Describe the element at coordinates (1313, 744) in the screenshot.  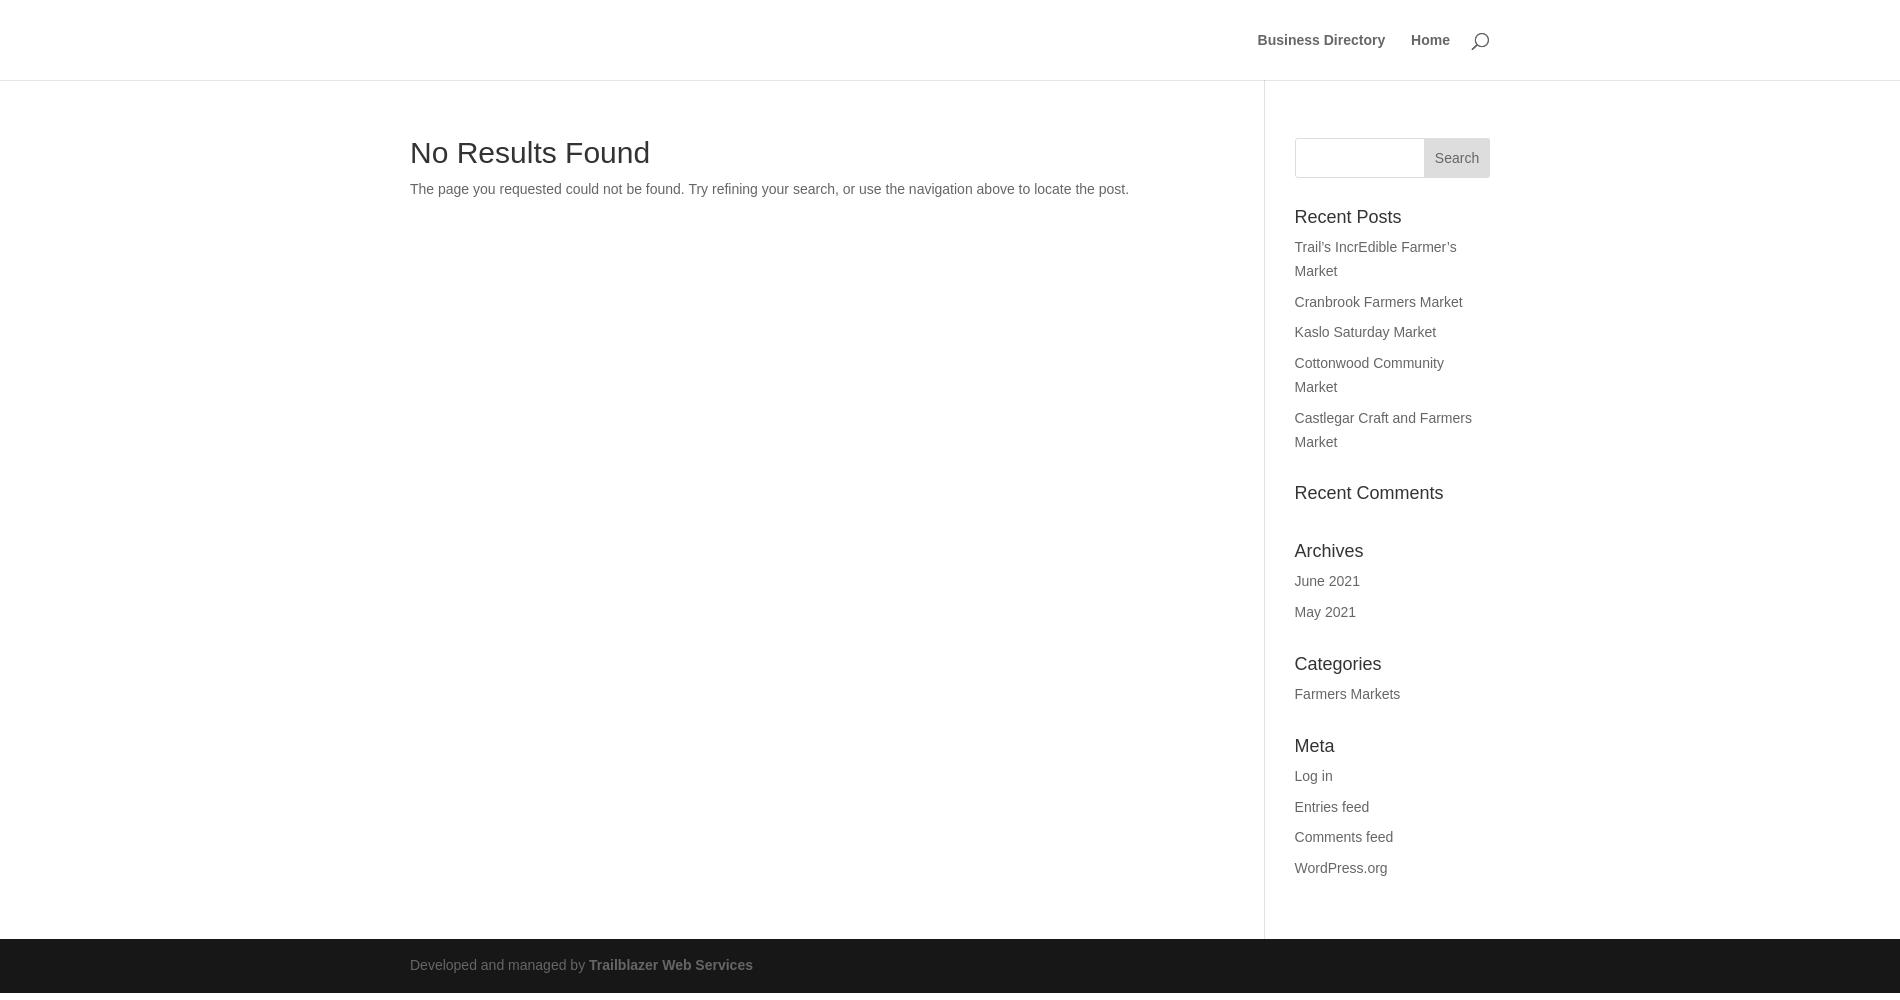
I see `'Meta'` at that location.